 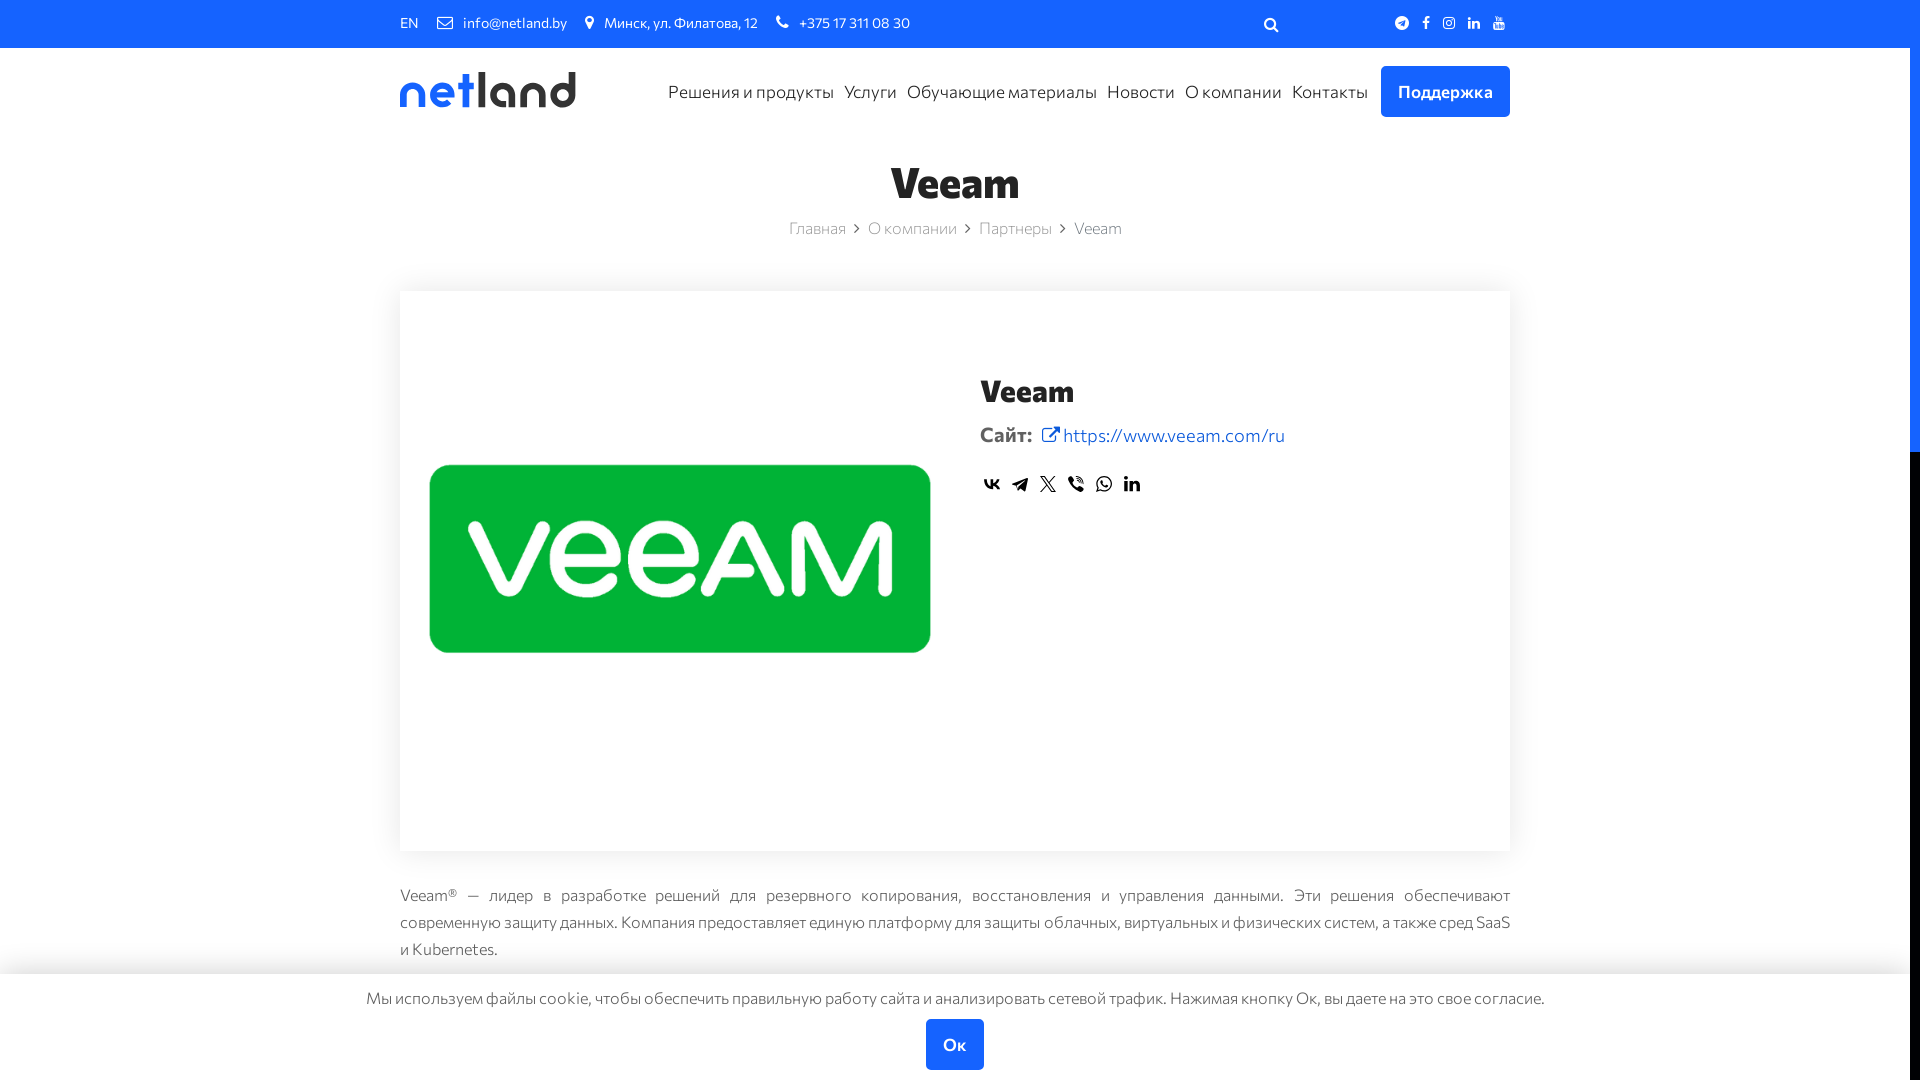 I want to click on 'https://www.veeam.com/ru', so click(x=1040, y=434).